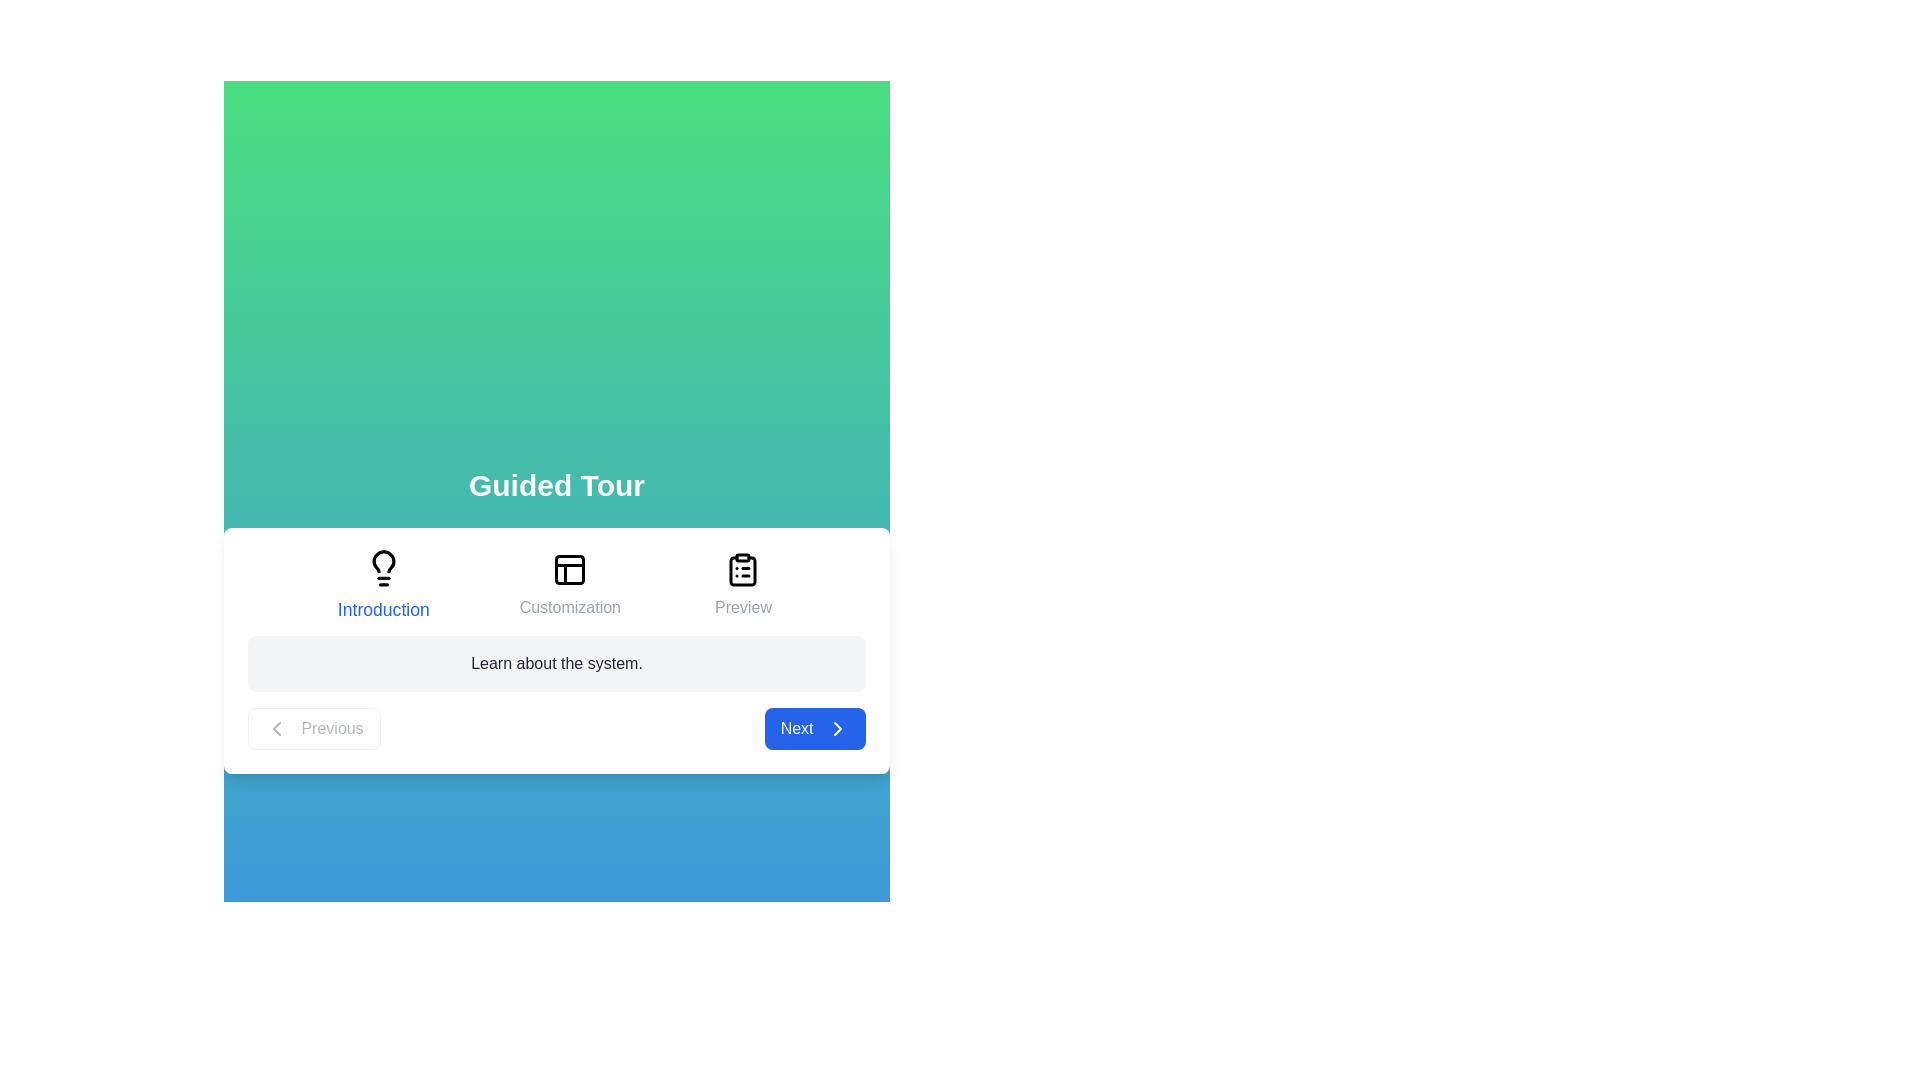  I want to click on the 'Guided Tour' title and read its content, so click(556, 485).